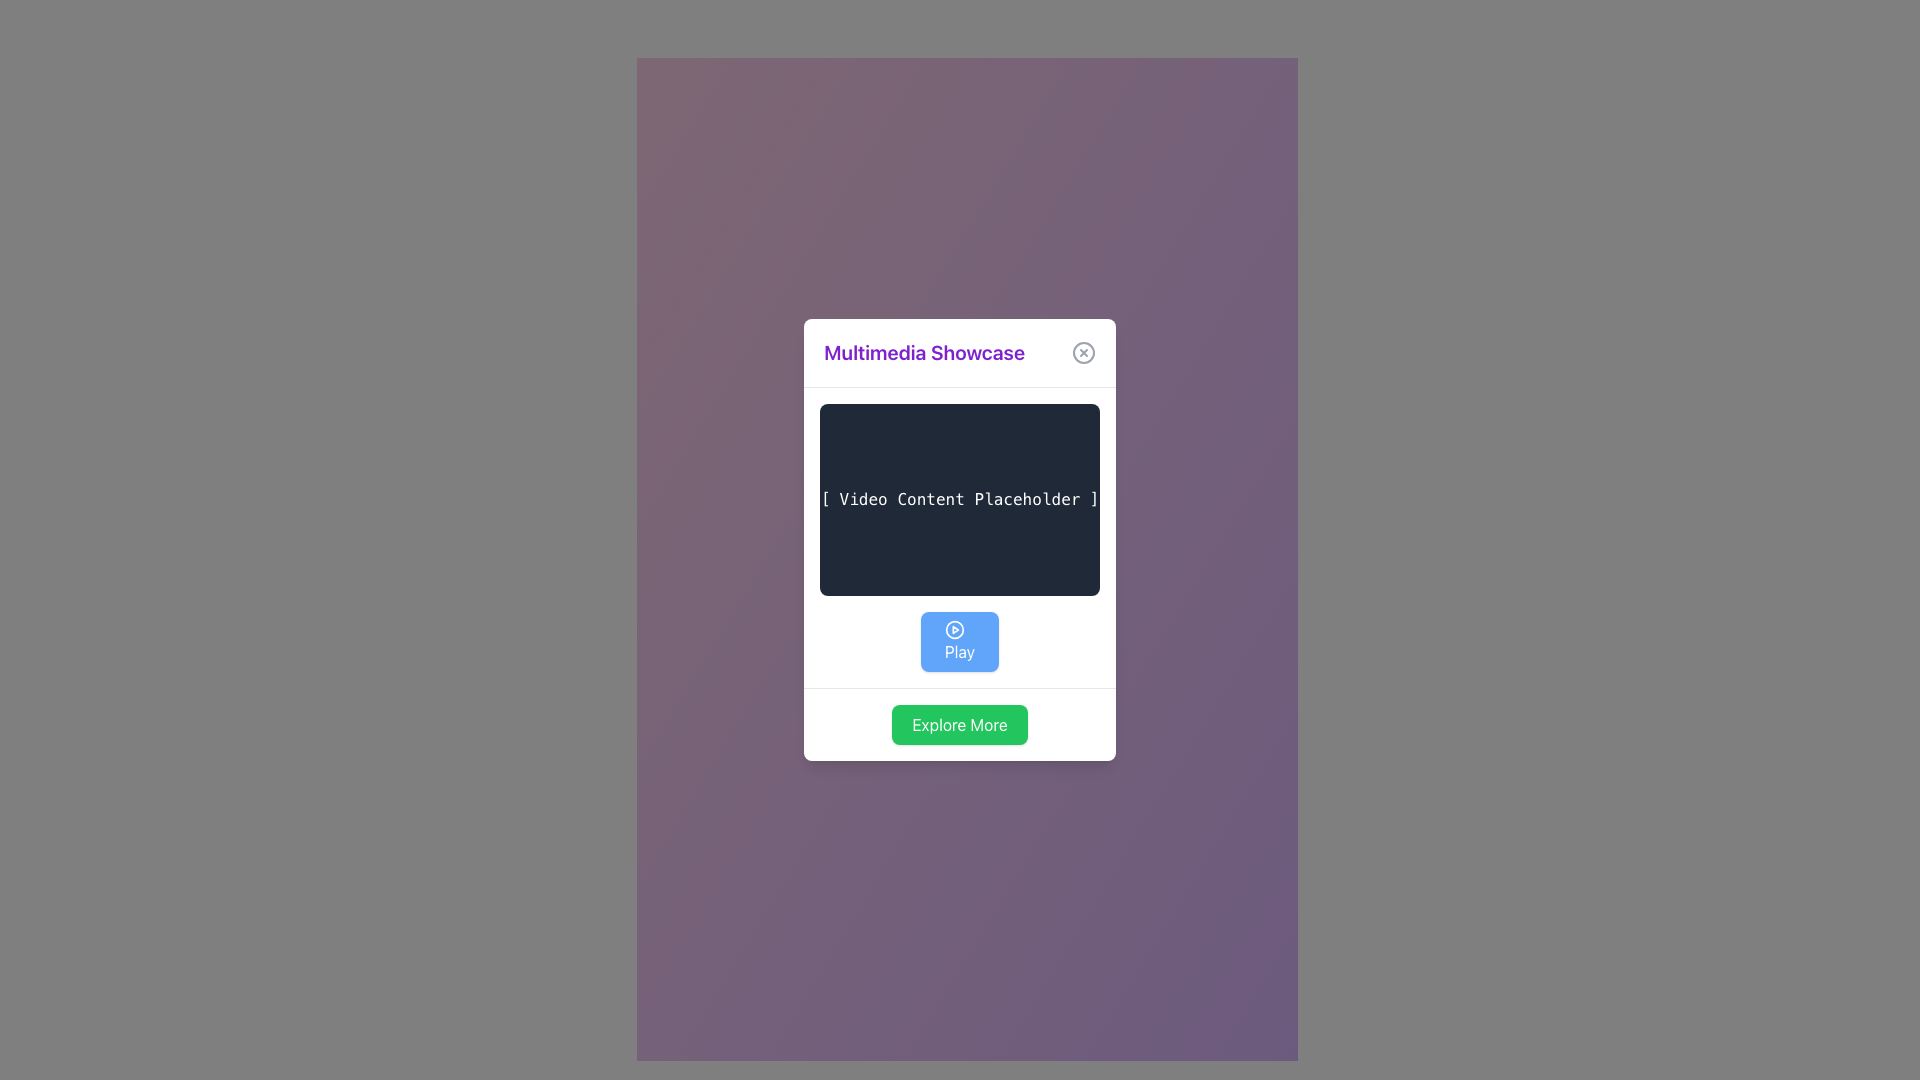 The image size is (1920, 1080). Describe the element at coordinates (960, 499) in the screenshot. I see `the text label that indicates where video content will appear, positioned in the center of a dark rectangular area within a white card interface` at that location.